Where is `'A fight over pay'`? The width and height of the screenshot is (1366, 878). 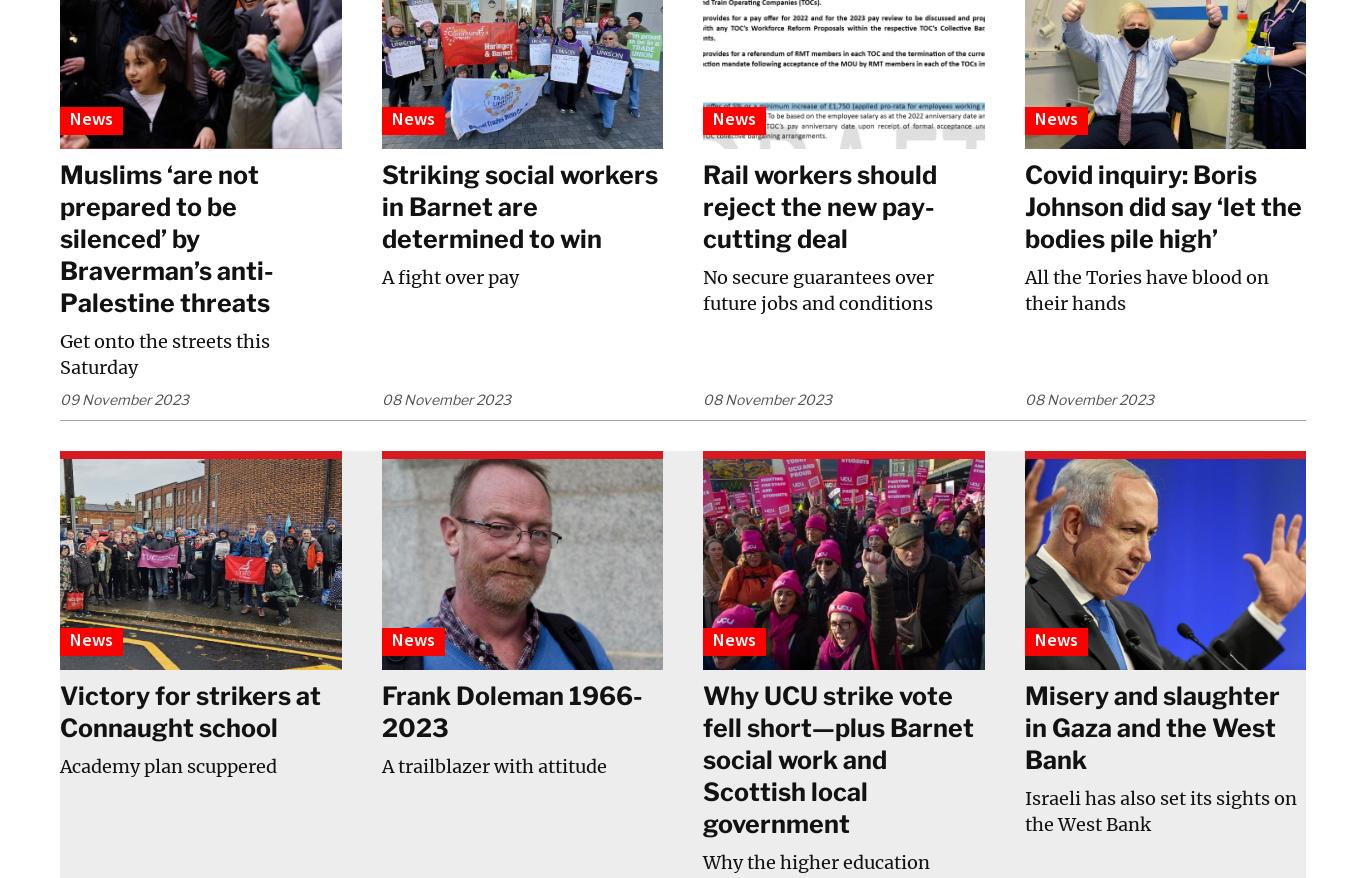
'A fight over pay' is located at coordinates (448, 275).